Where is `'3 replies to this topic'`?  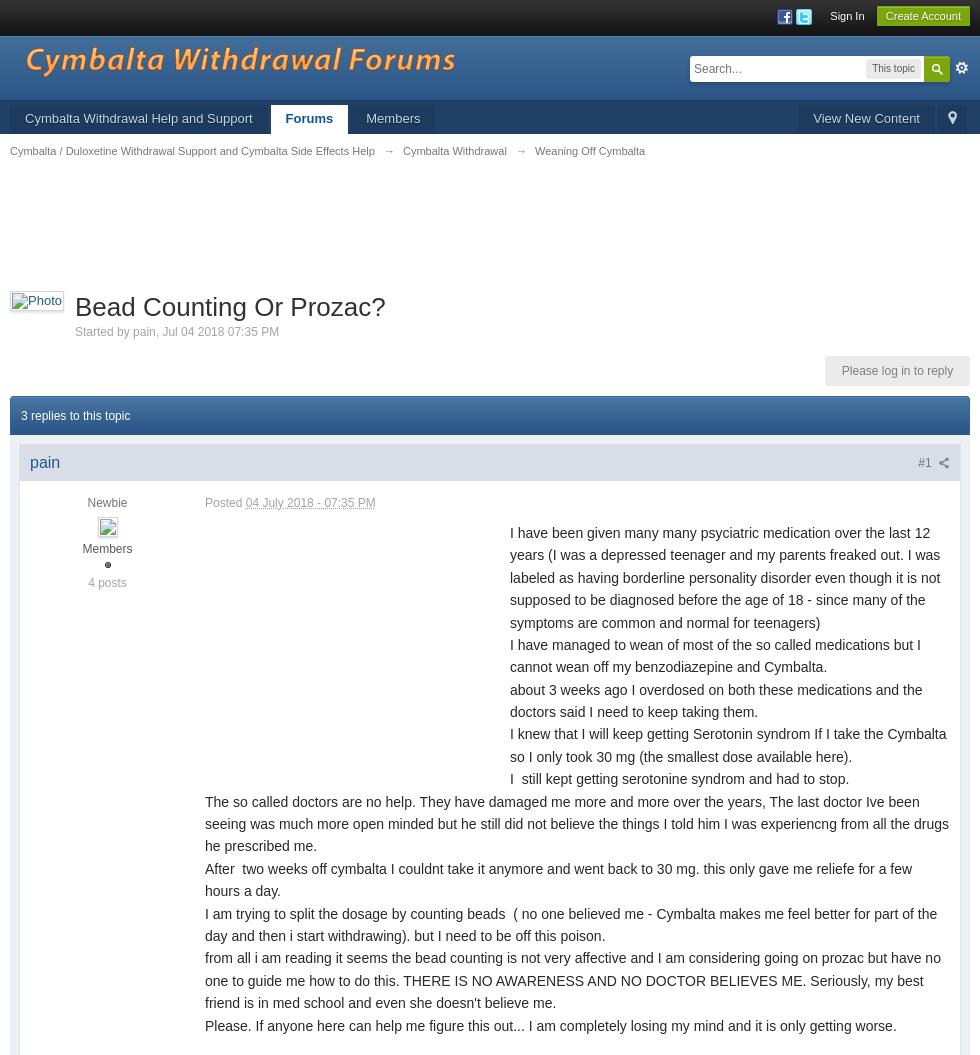 '3 replies to this topic' is located at coordinates (75, 414).